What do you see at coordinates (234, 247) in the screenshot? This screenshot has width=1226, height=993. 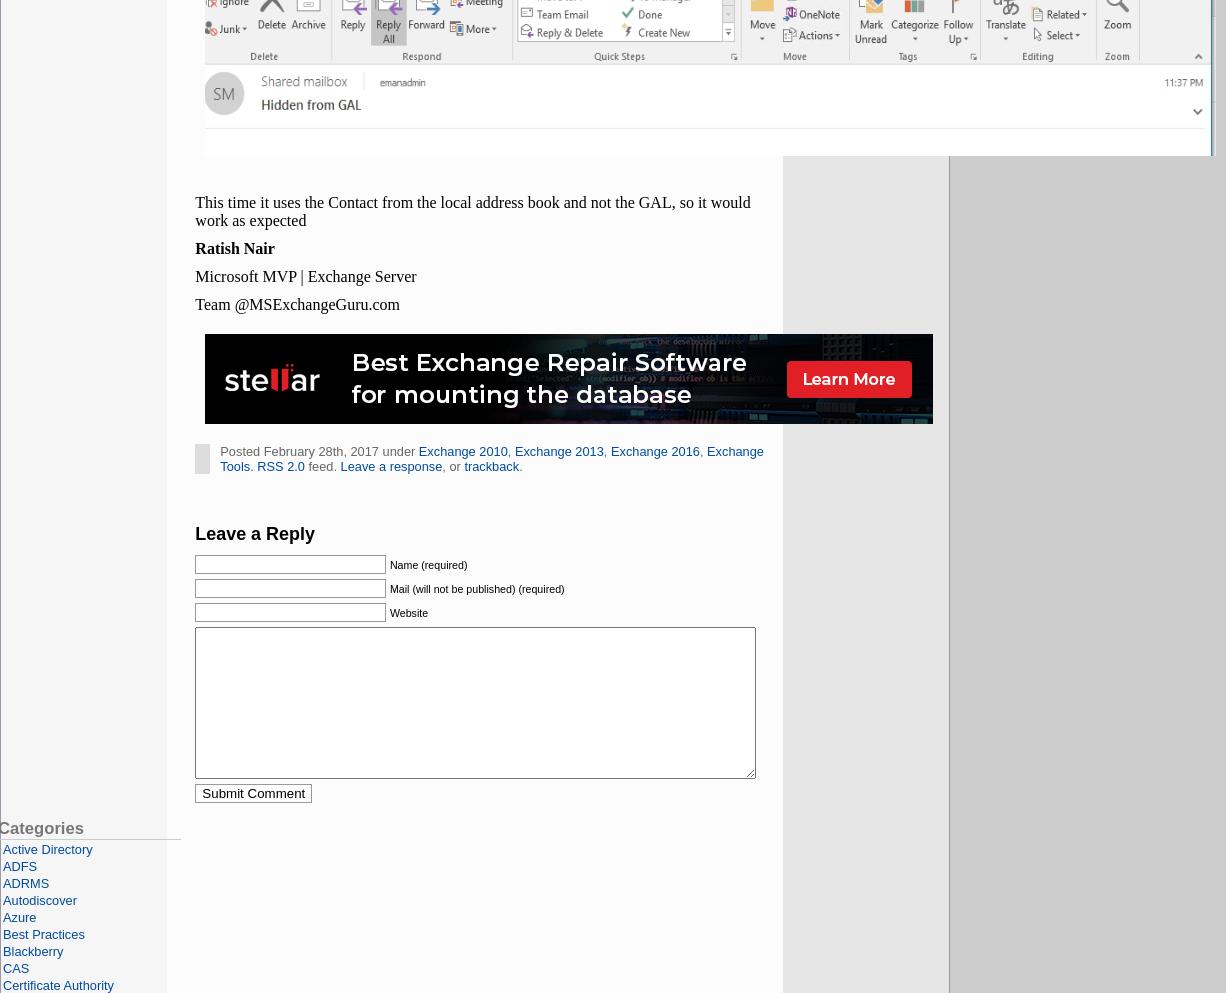 I see `'Ratish Nair'` at bounding box center [234, 247].